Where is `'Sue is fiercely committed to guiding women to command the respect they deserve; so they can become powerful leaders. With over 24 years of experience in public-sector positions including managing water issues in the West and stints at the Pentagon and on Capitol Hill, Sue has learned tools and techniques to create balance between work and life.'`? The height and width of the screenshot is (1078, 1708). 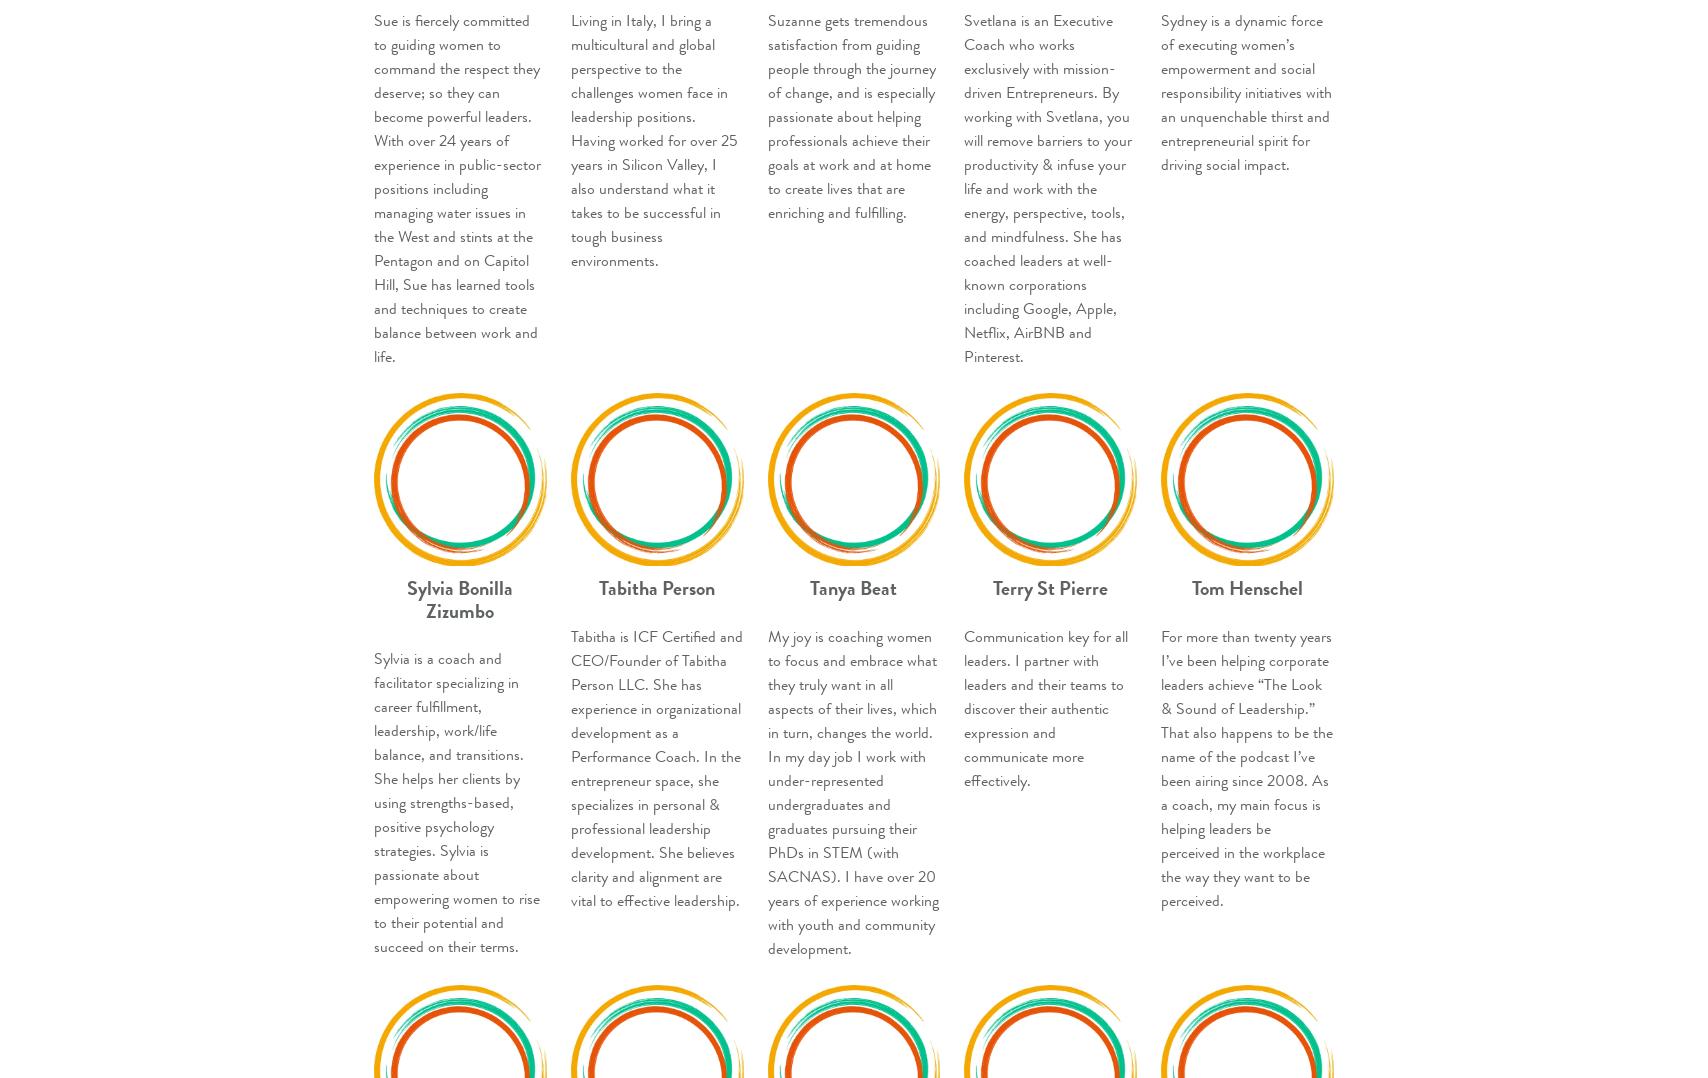 'Sue is fiercely committed to guiding women to command the respect they deserve; so they can become powerful leaders. With over 24 years of experience in public-sector positions including managing water issues in the West and stints at the Pentagon and on Capitol Hill, Sue has learned tools and techniques to create balance between work and life.' is located at coordinates (457, 187).